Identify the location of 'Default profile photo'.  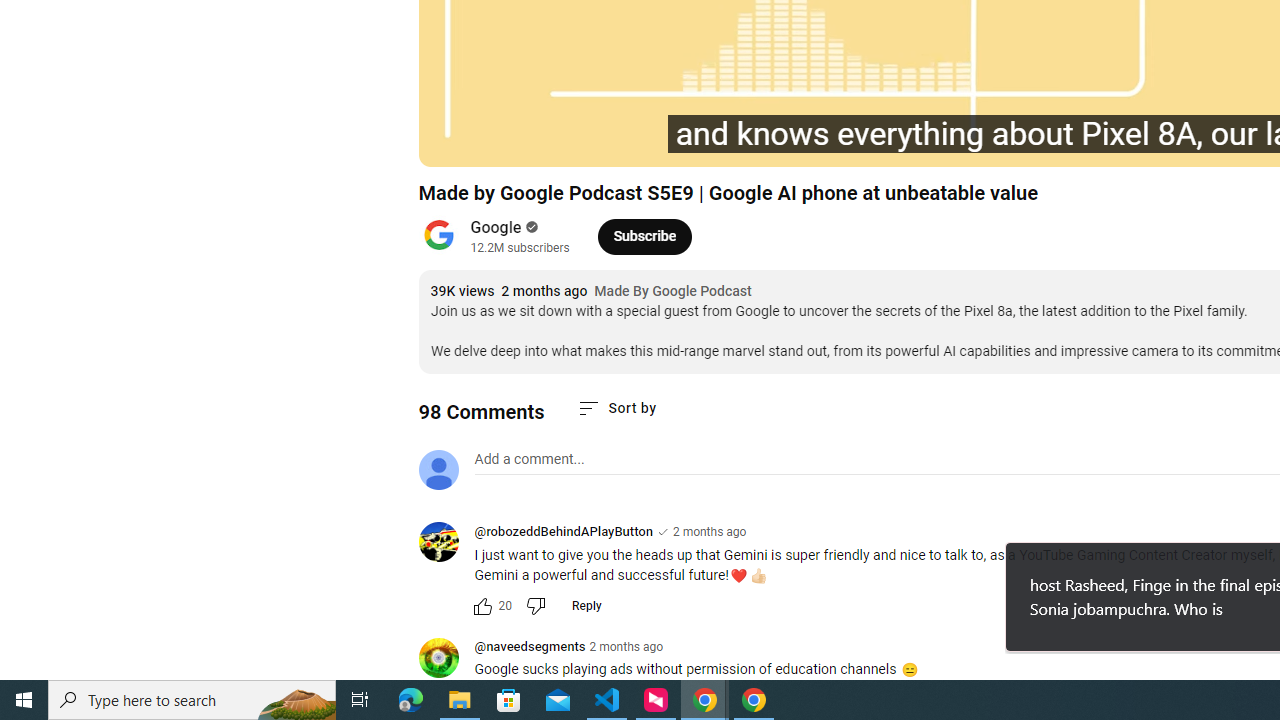
(438, 470).